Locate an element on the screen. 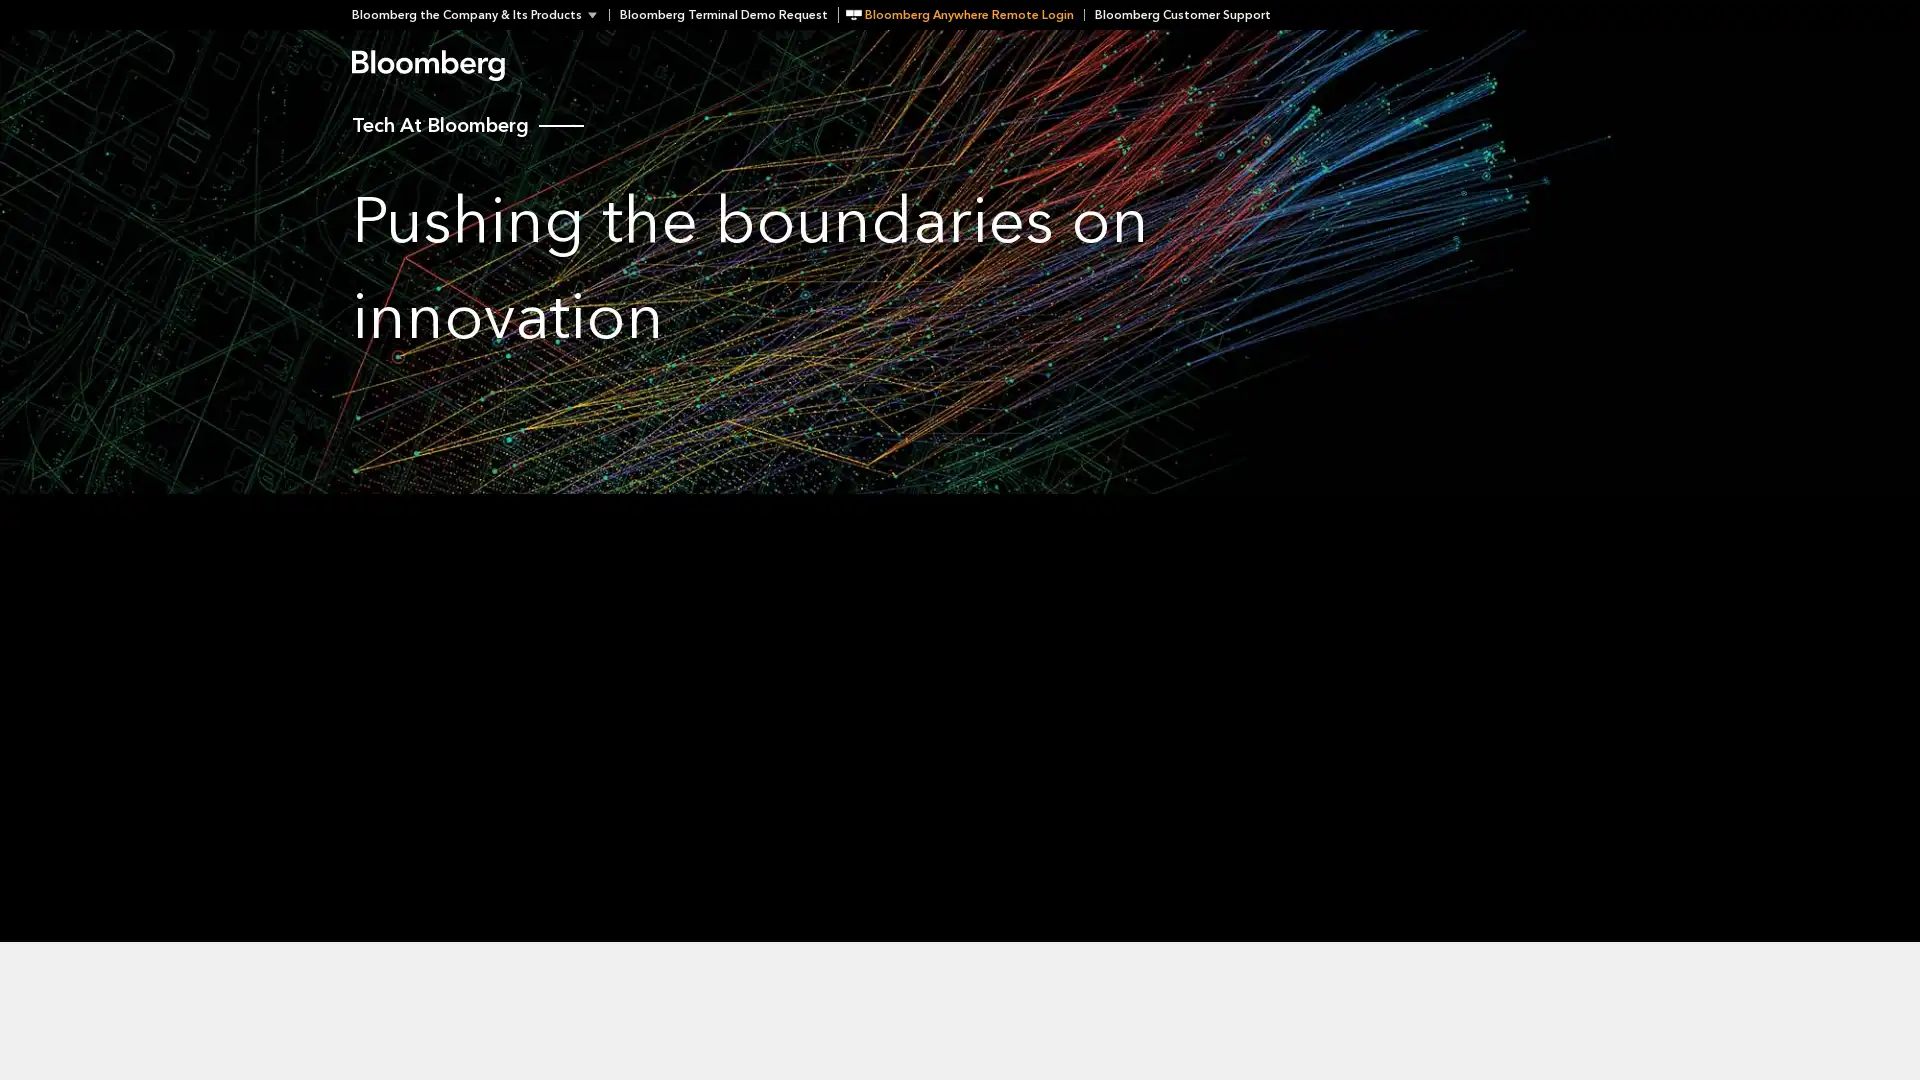 This screenshot has height=1080, width=1920. Skip to content is located at coordinates (10, 4).